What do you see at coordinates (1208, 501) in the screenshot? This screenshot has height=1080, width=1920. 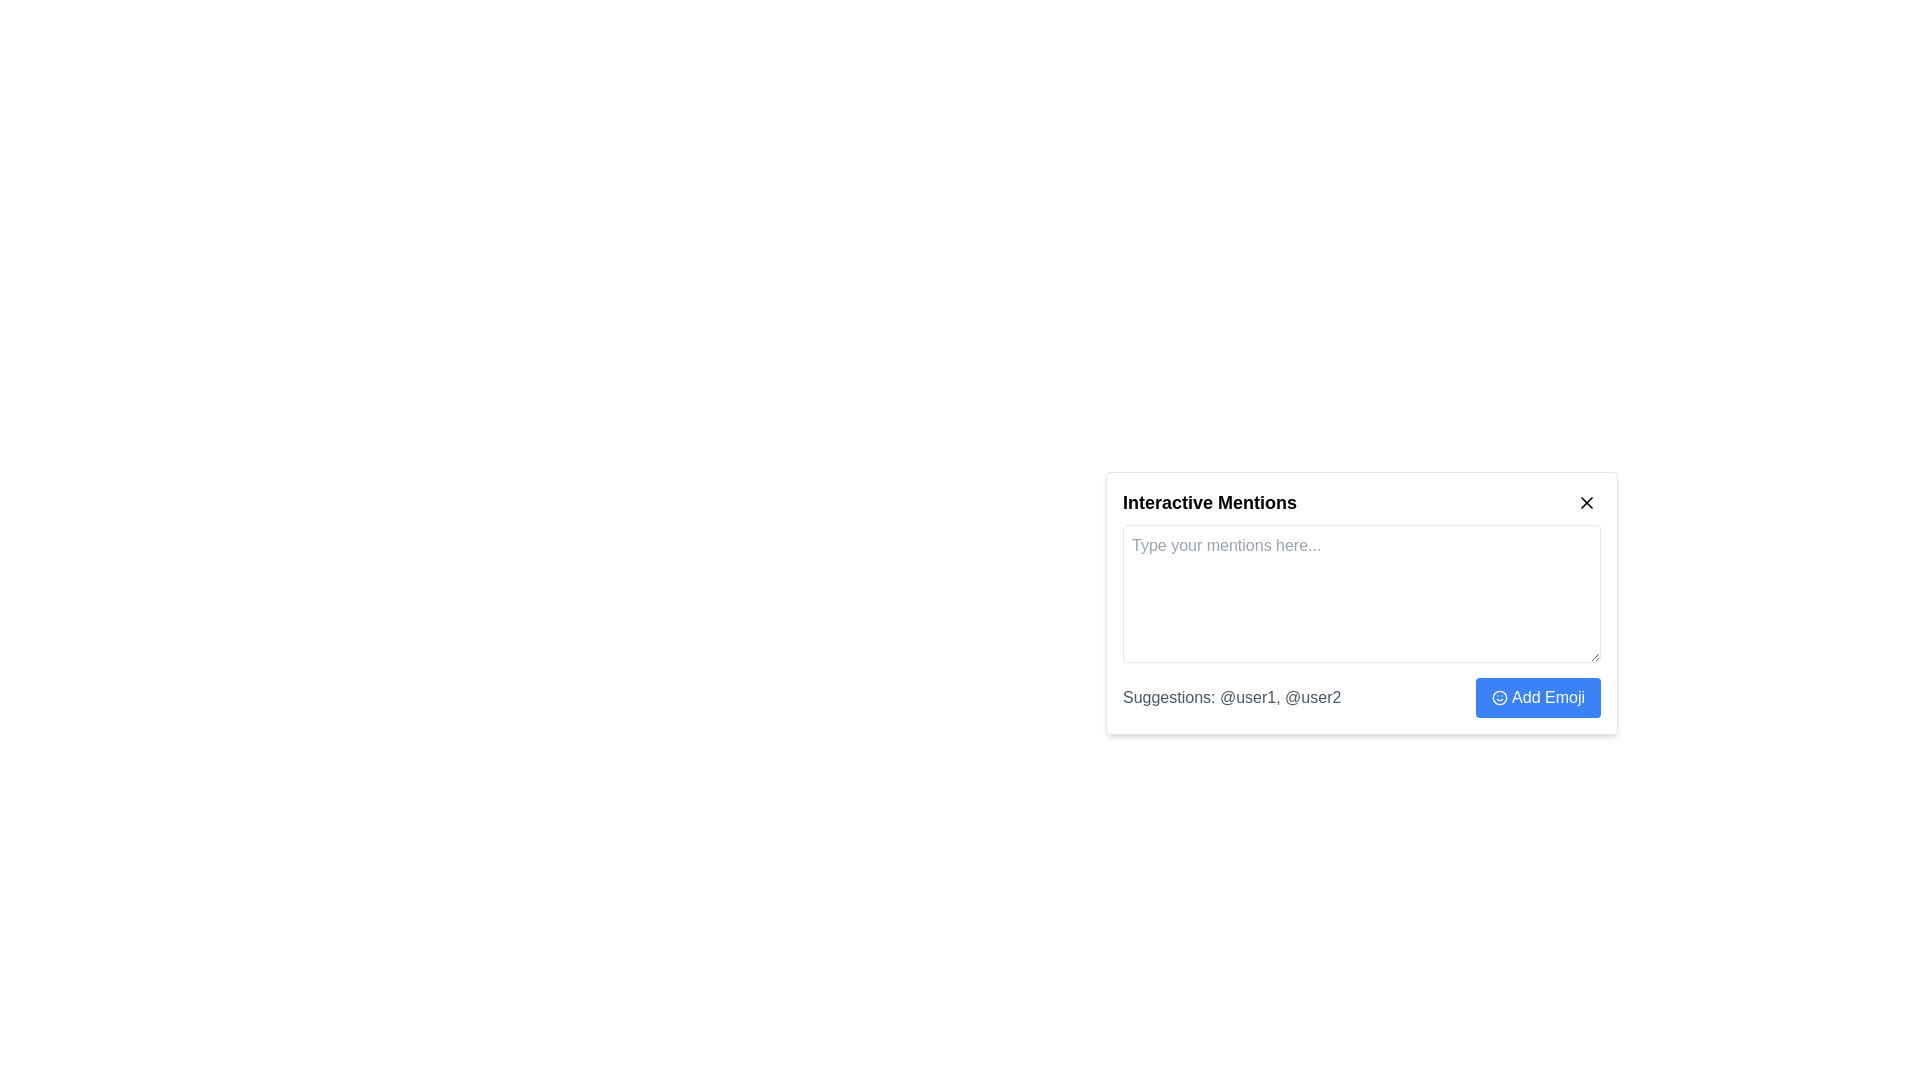 I see `the descriptive title text element located at the top-left corner of the popup card, which introduces the context of the content below` at bounding box center [1208, 501].